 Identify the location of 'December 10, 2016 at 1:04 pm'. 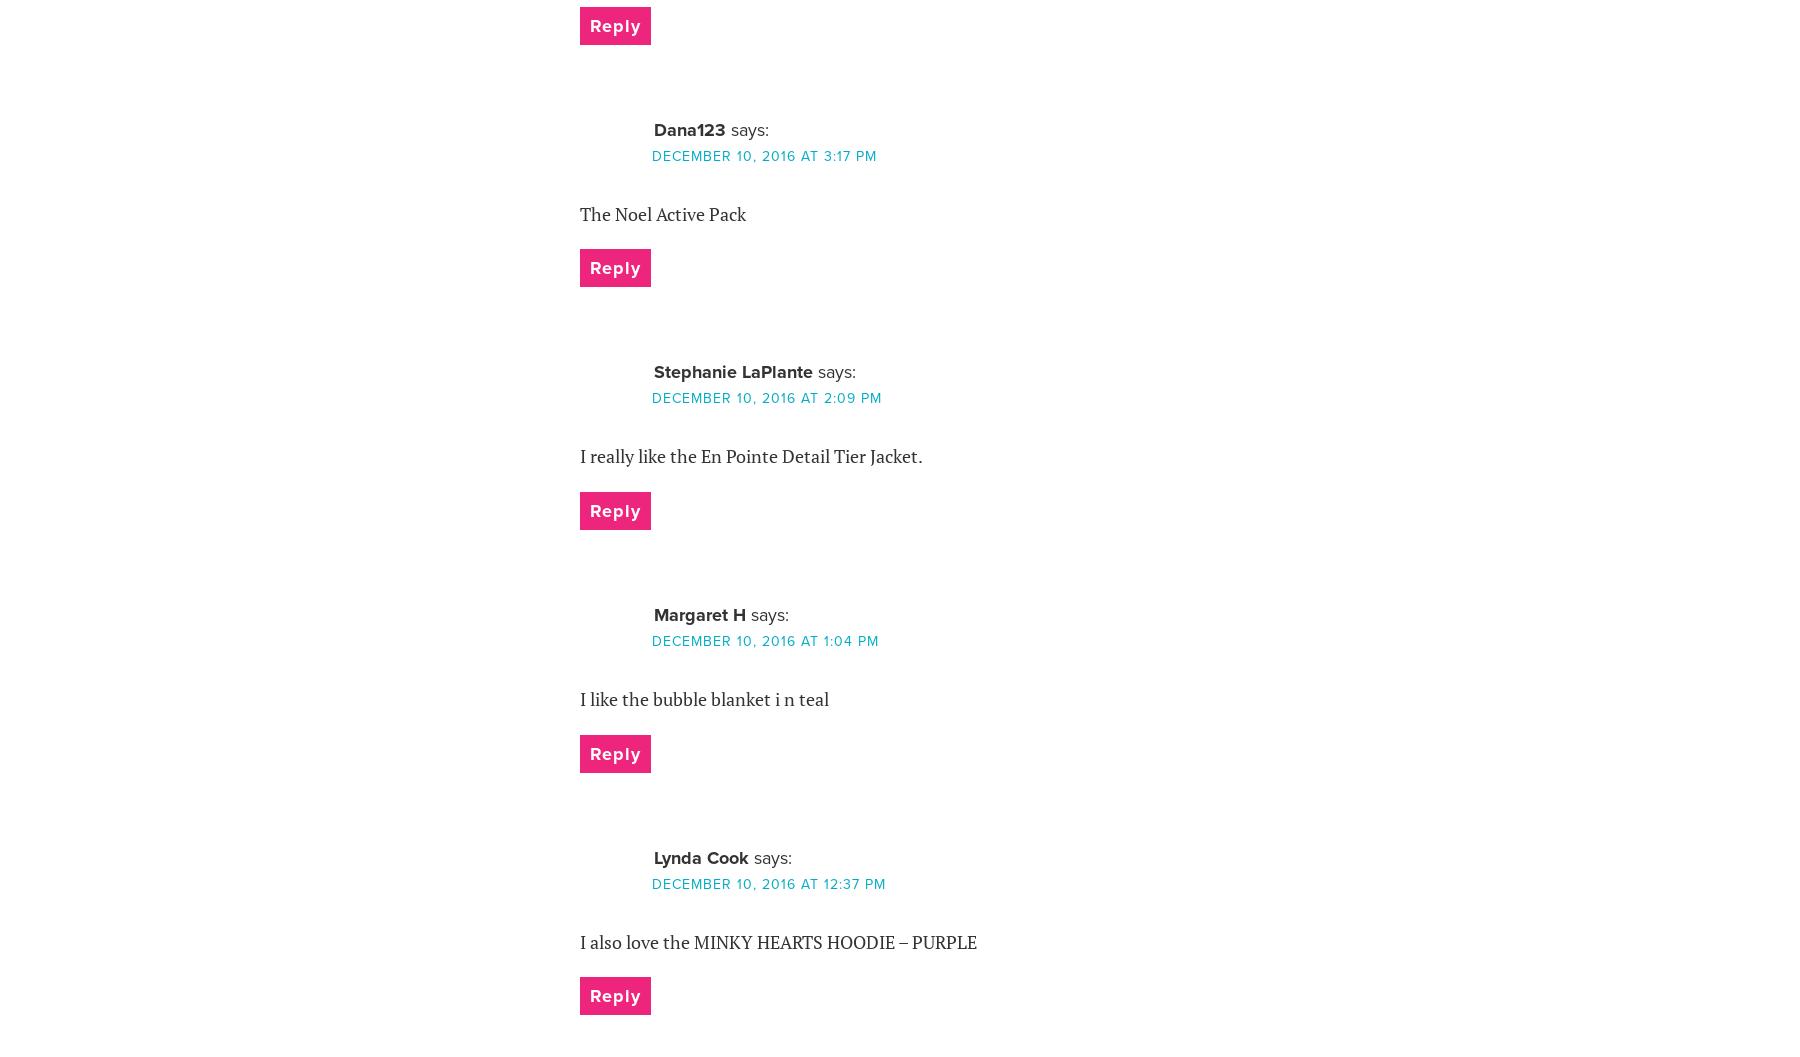
(651, 640).